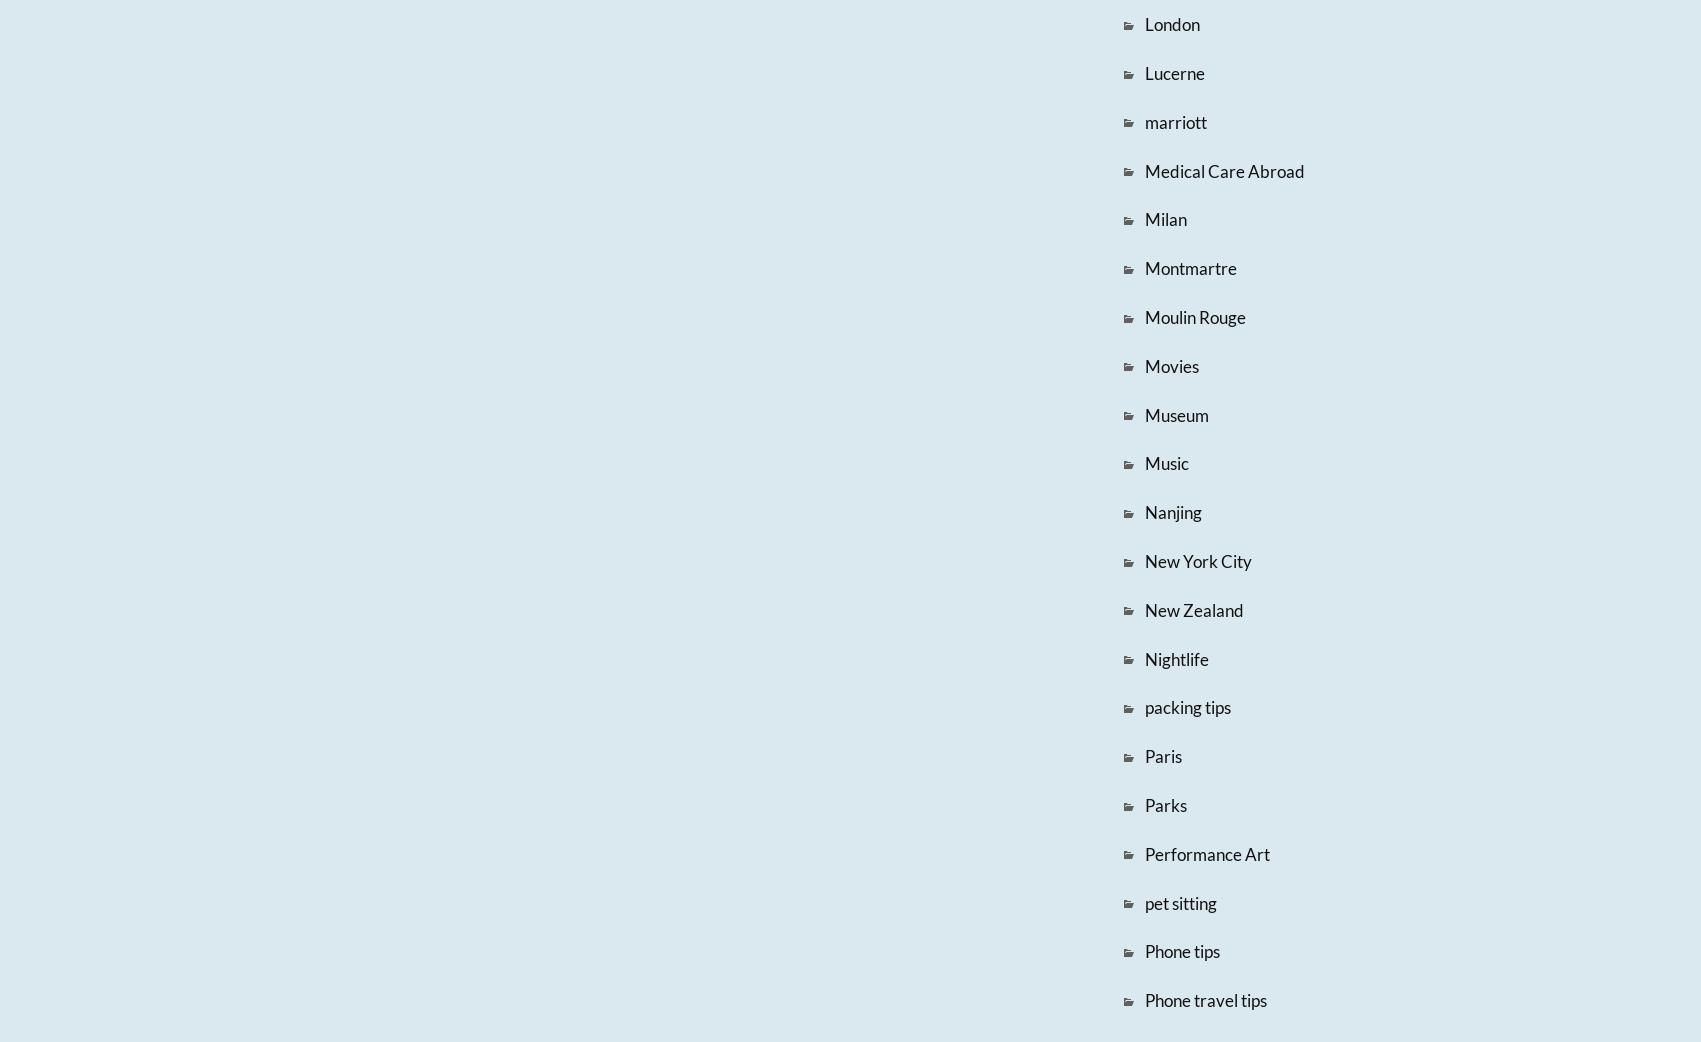  What do you see at coordinates (1205, 853) in the screenshot?
I see `'Performance Art'` at bounding box center [1205, 853].